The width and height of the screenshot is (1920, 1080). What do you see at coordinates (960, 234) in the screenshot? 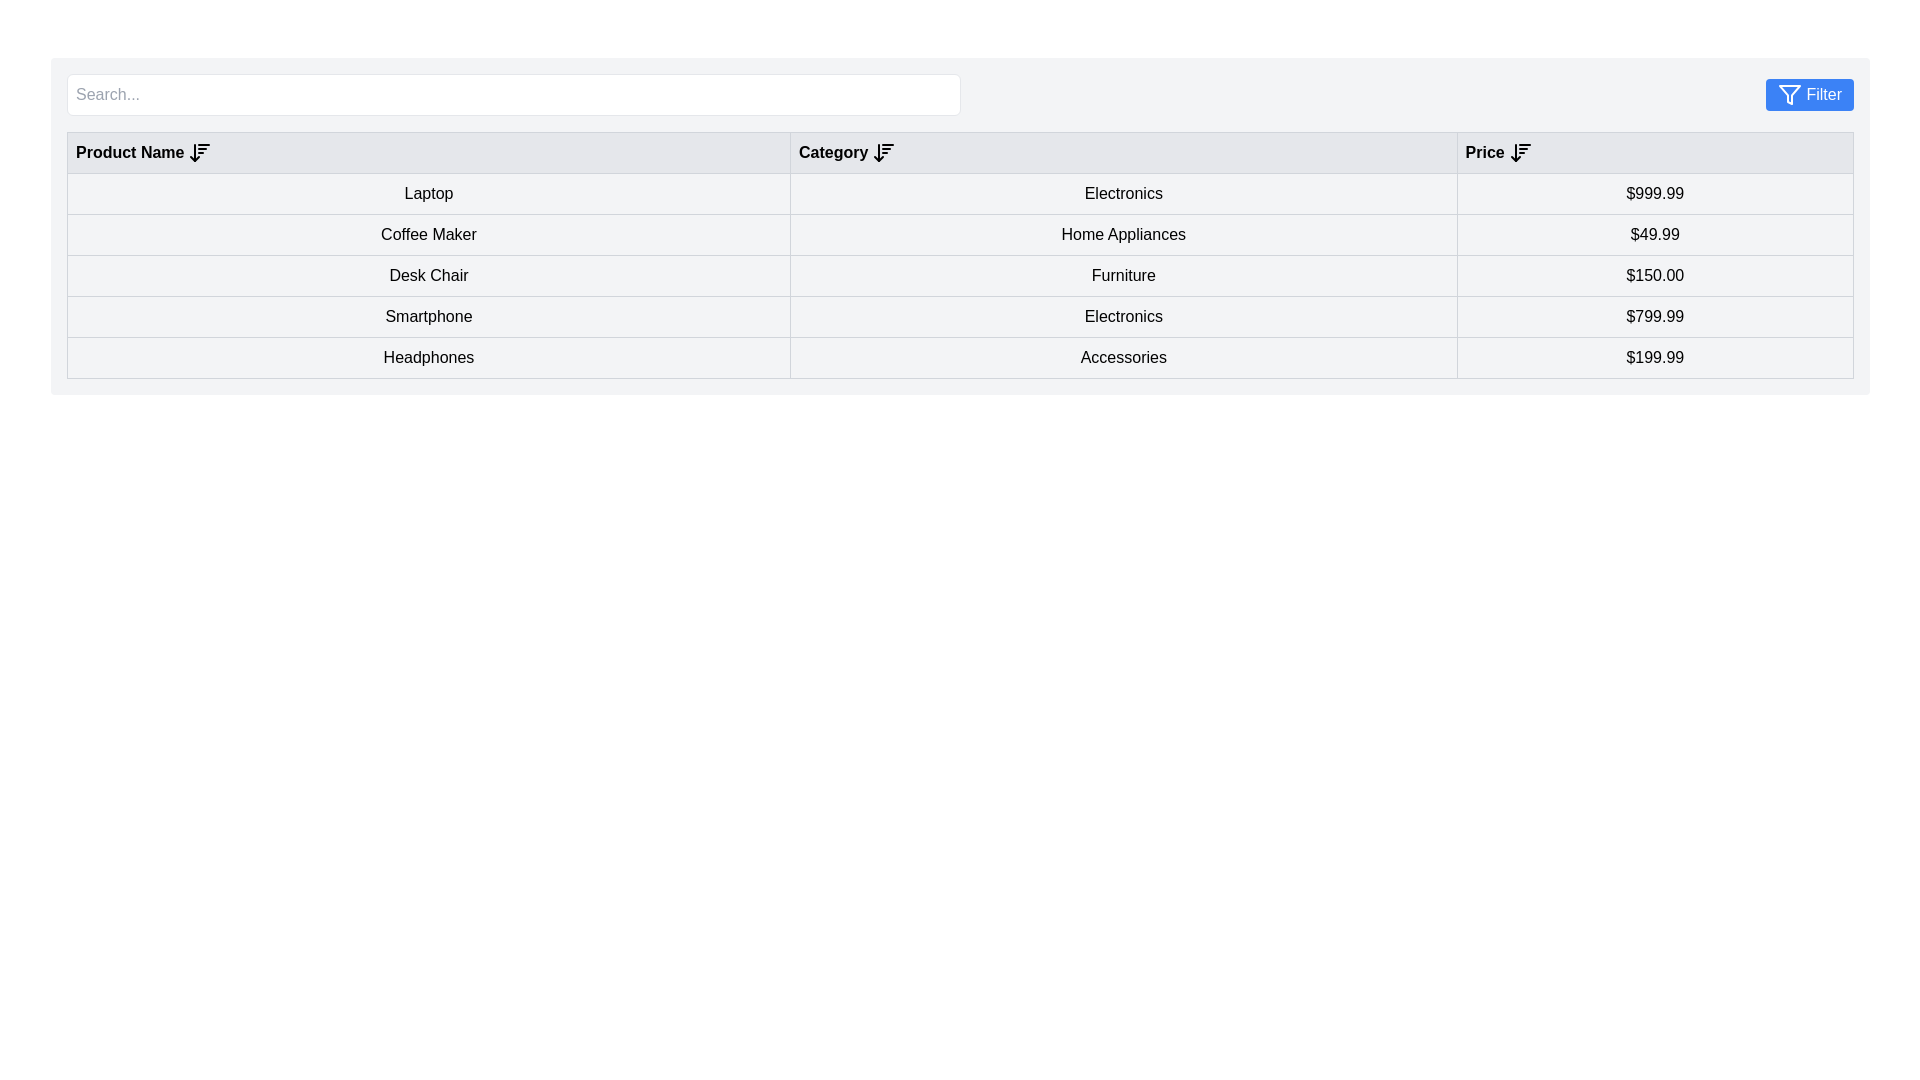
I see `to interact with the table row displaying 'Coffee Maker' in the left column, 'Home Appliances' in the middle column, and '$49.99' in the right column, located in the second row of the structured table layout` at bounding box center [960, 234].